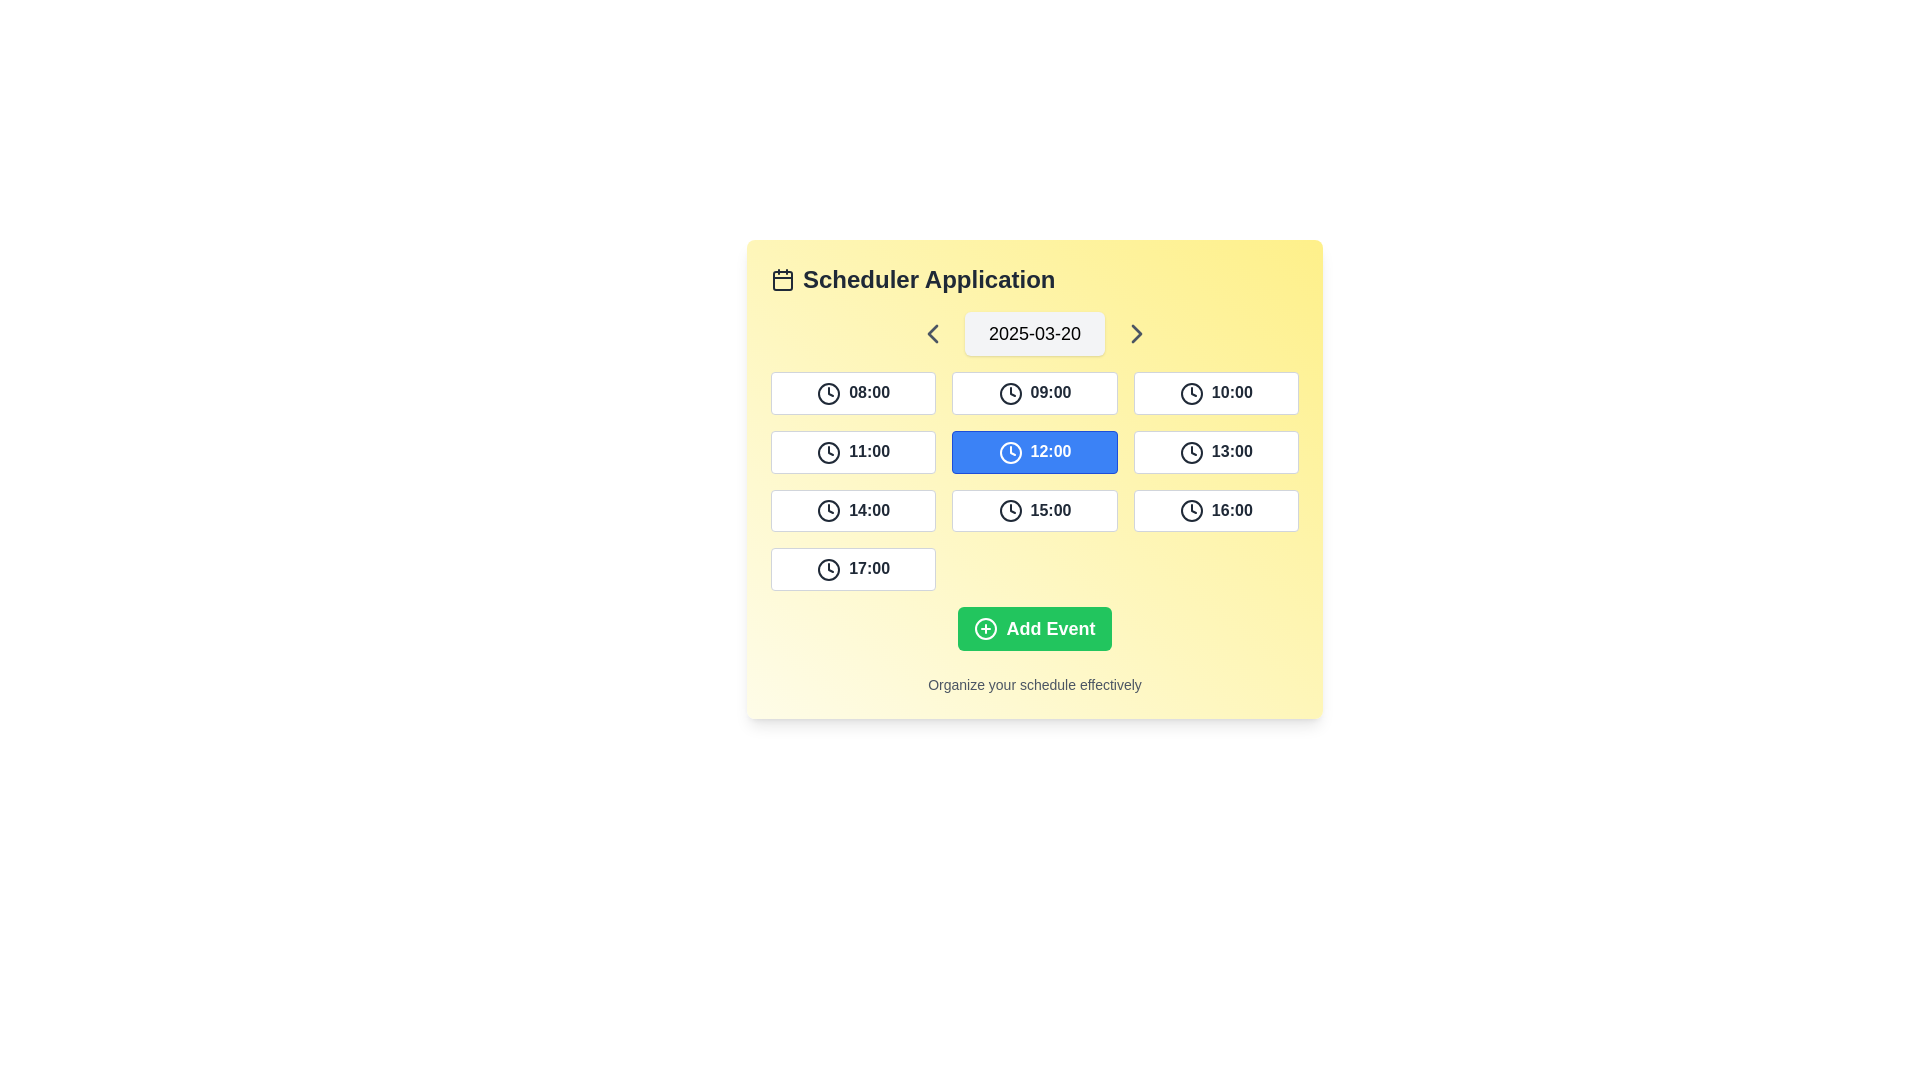 This screenshot has height=1080, width=1920. Describe the element at coordinates (986, 628) in the screenshot. I see `the central icon of the green 'Add Event' button` at that location.